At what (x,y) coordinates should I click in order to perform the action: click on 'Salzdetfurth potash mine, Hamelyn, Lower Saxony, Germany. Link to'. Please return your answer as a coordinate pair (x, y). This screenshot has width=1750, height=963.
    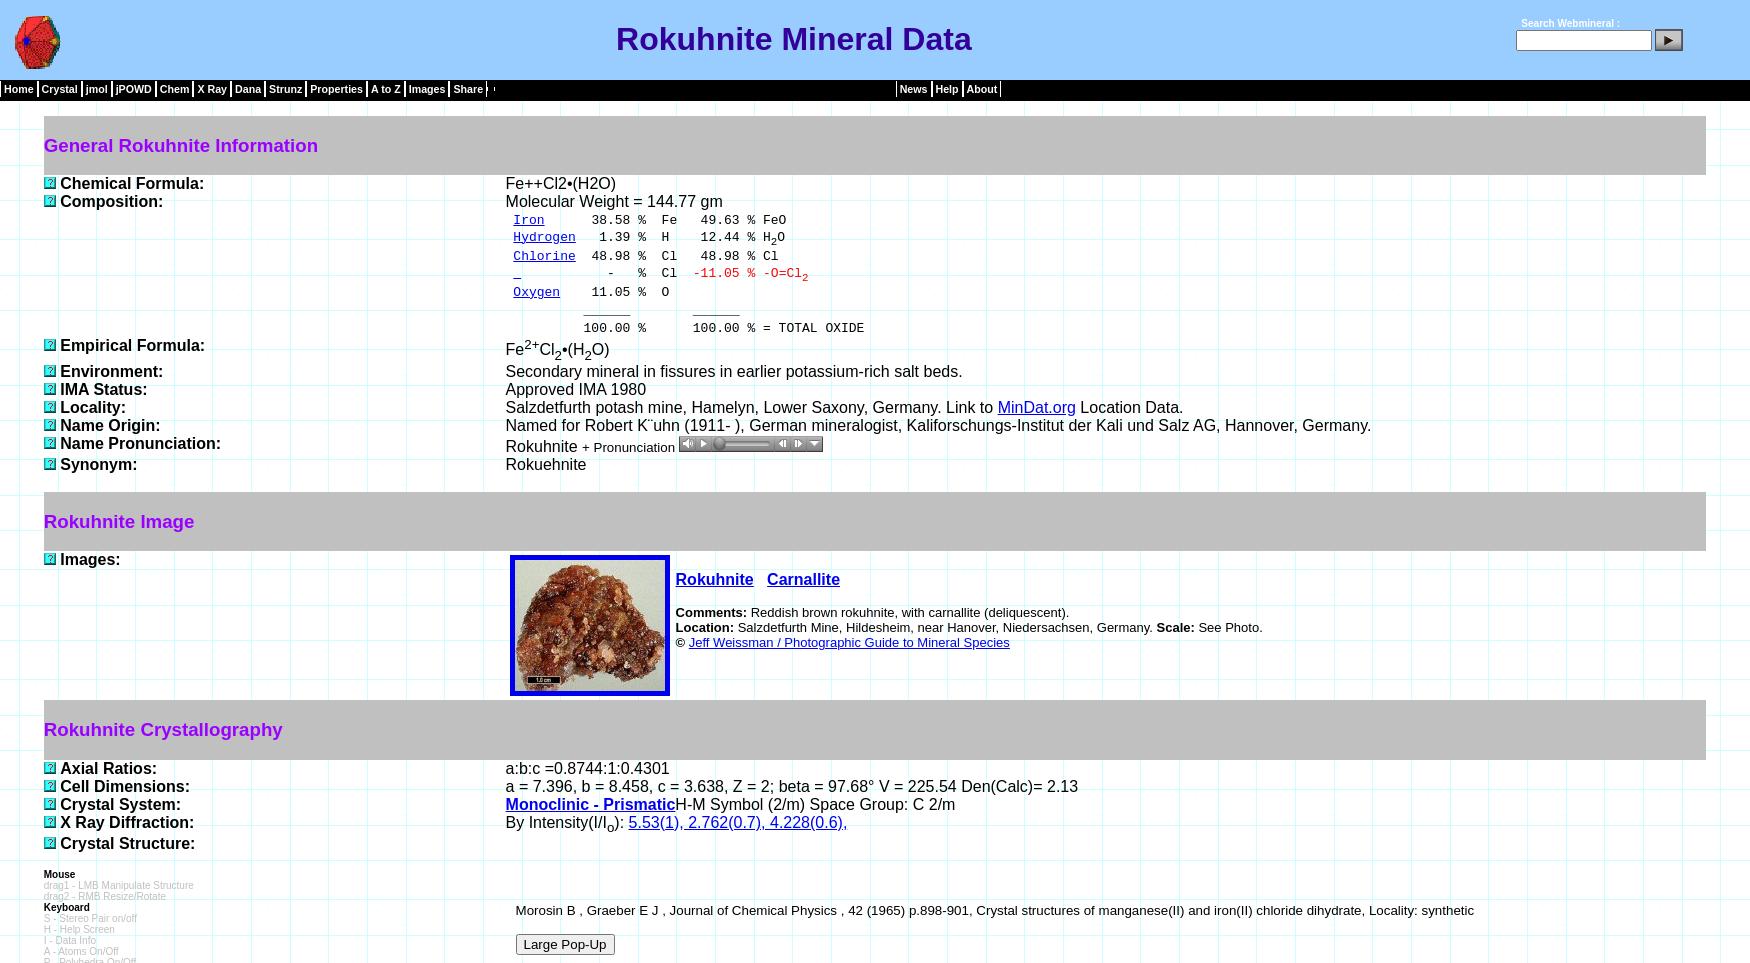
    Looking at the image, I should click on (750, 406).